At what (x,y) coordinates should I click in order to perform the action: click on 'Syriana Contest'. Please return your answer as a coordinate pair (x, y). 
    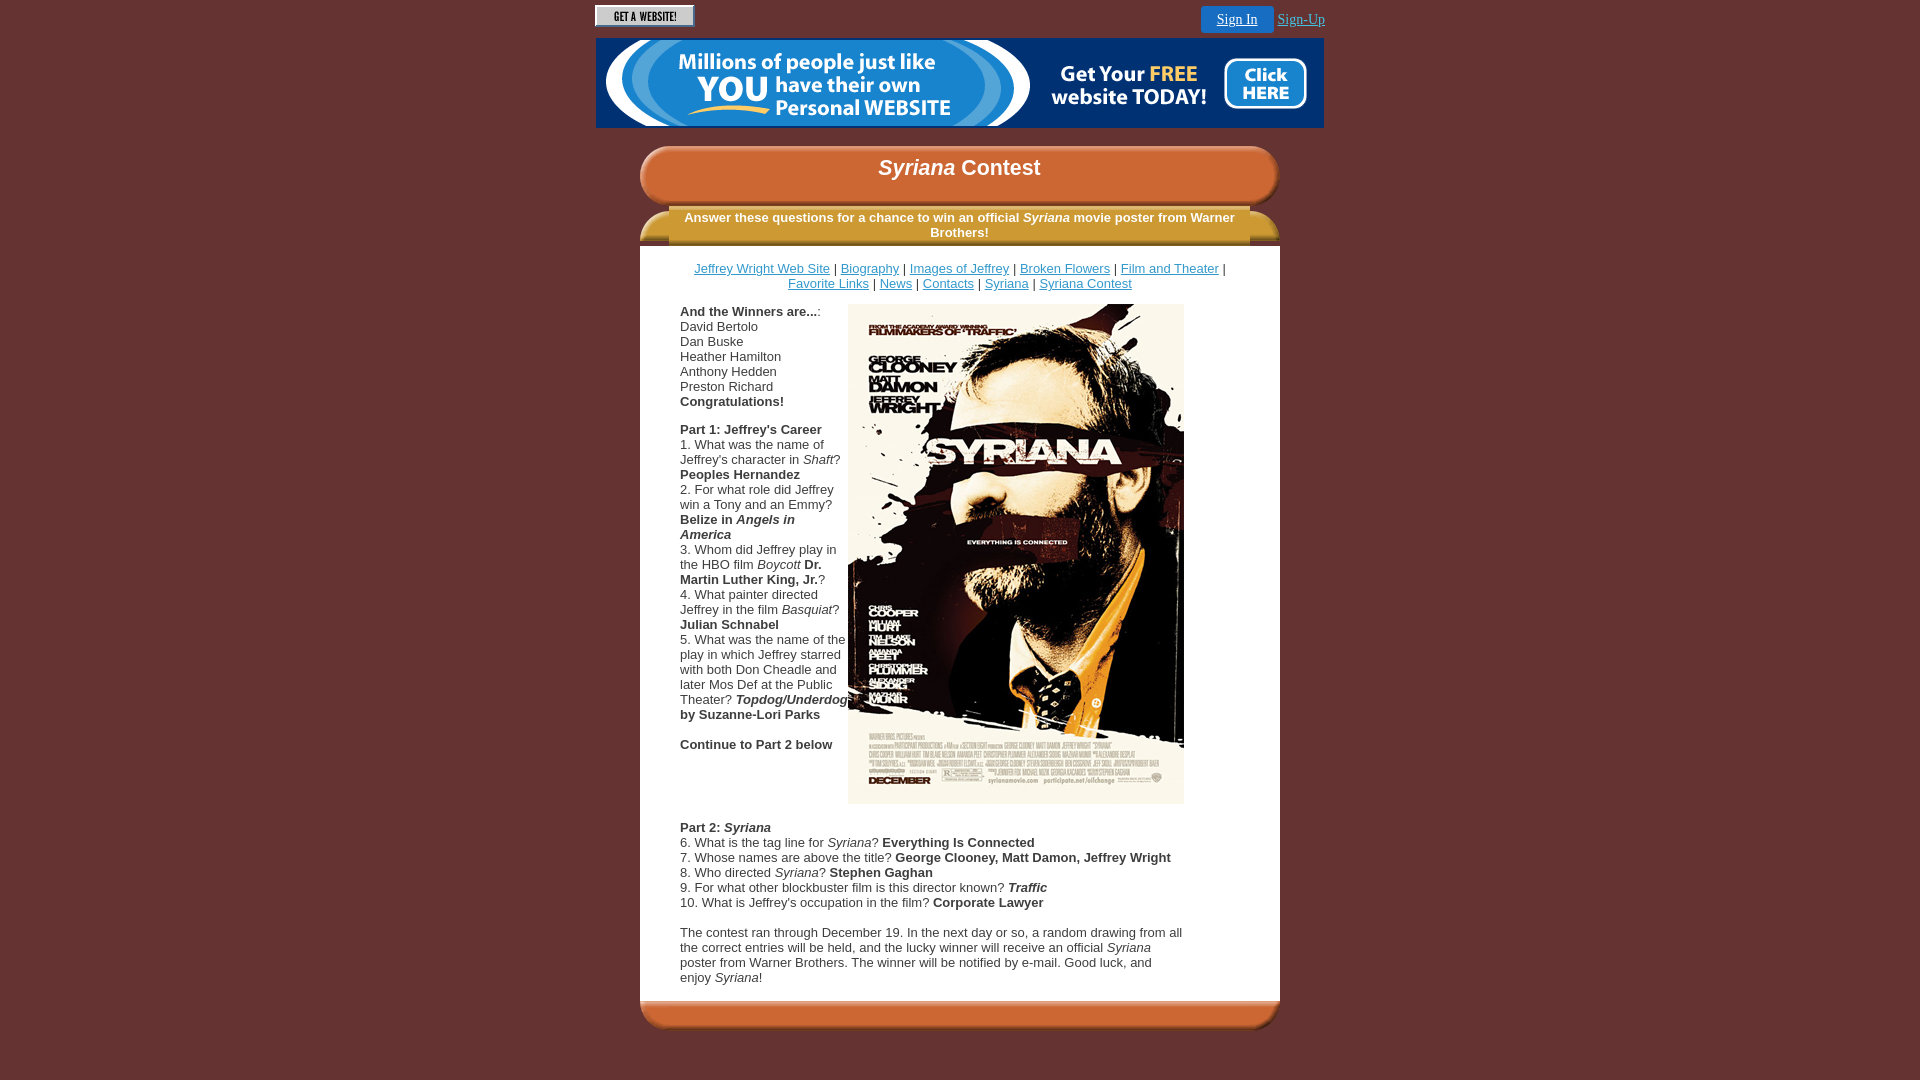
    Looking at the image, I should click on (1038, 283).